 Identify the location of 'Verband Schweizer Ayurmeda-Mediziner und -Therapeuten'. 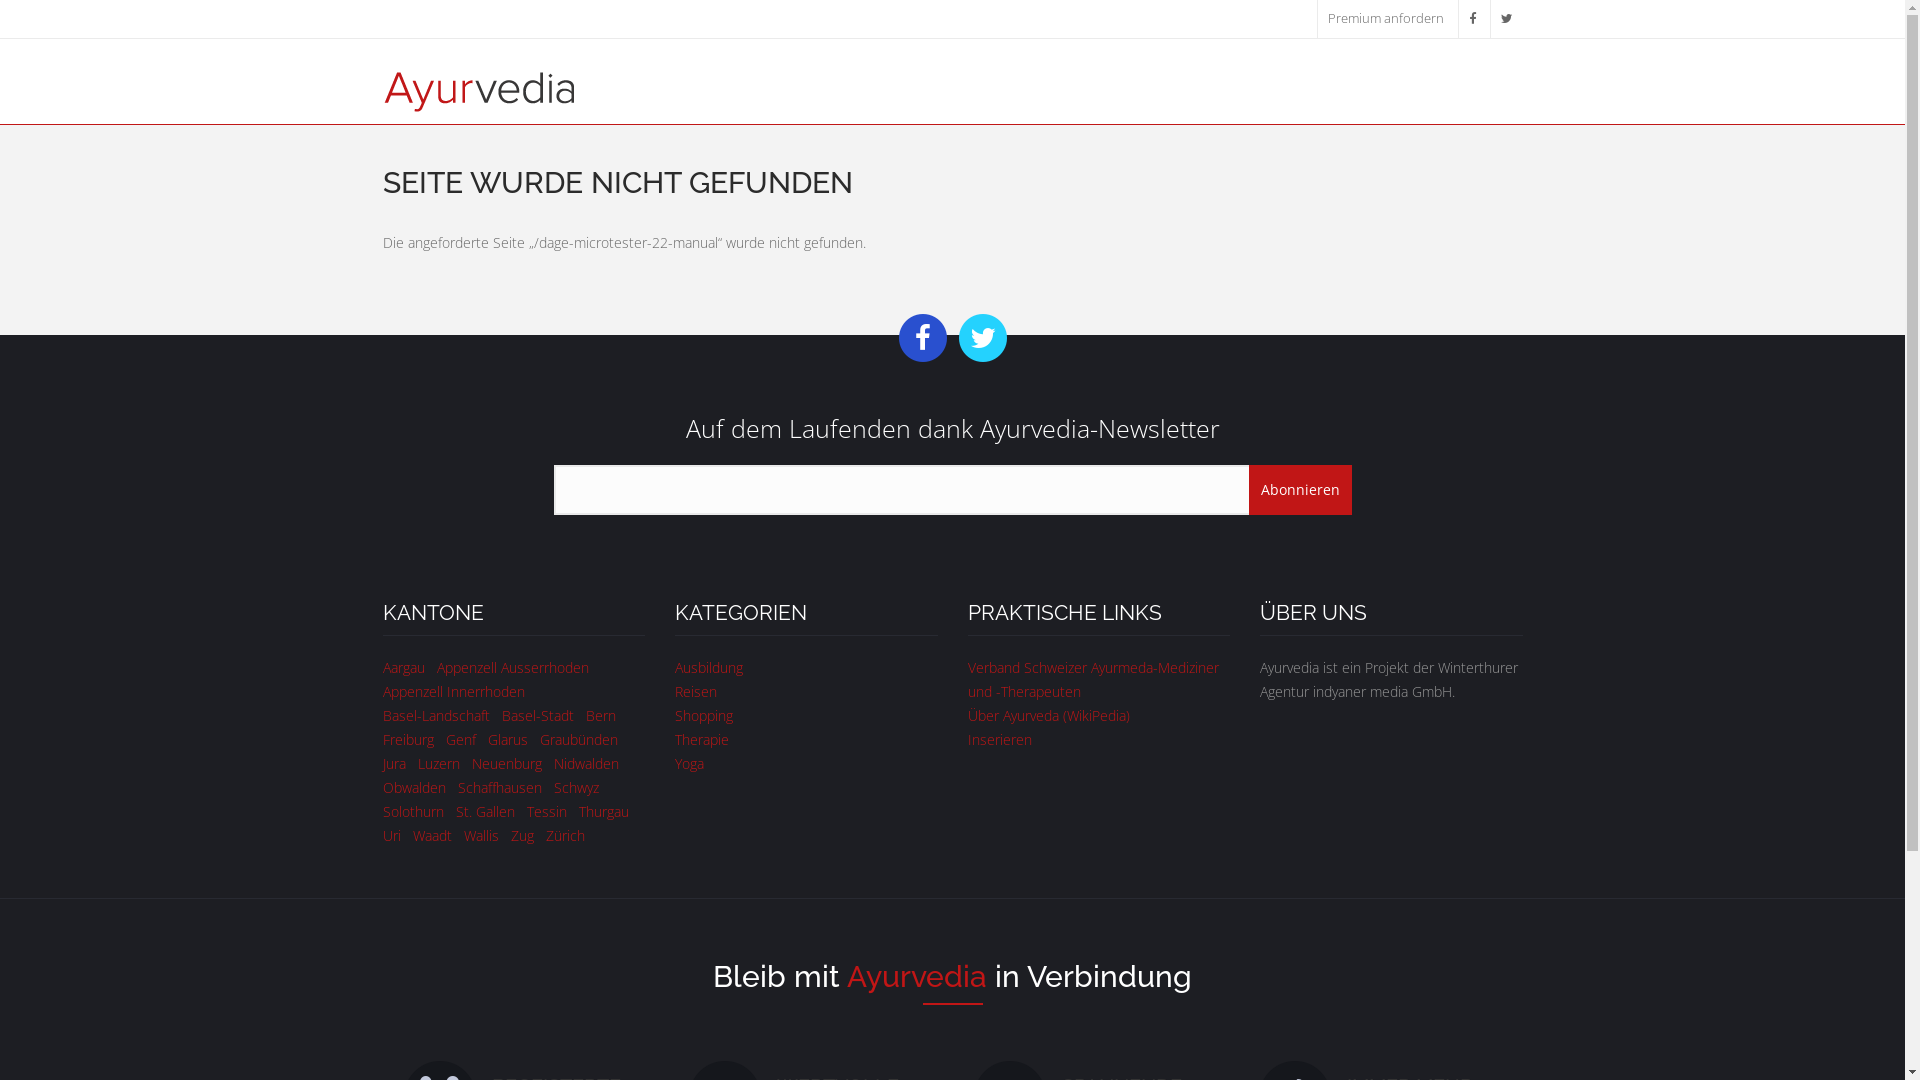
(1092, 678).